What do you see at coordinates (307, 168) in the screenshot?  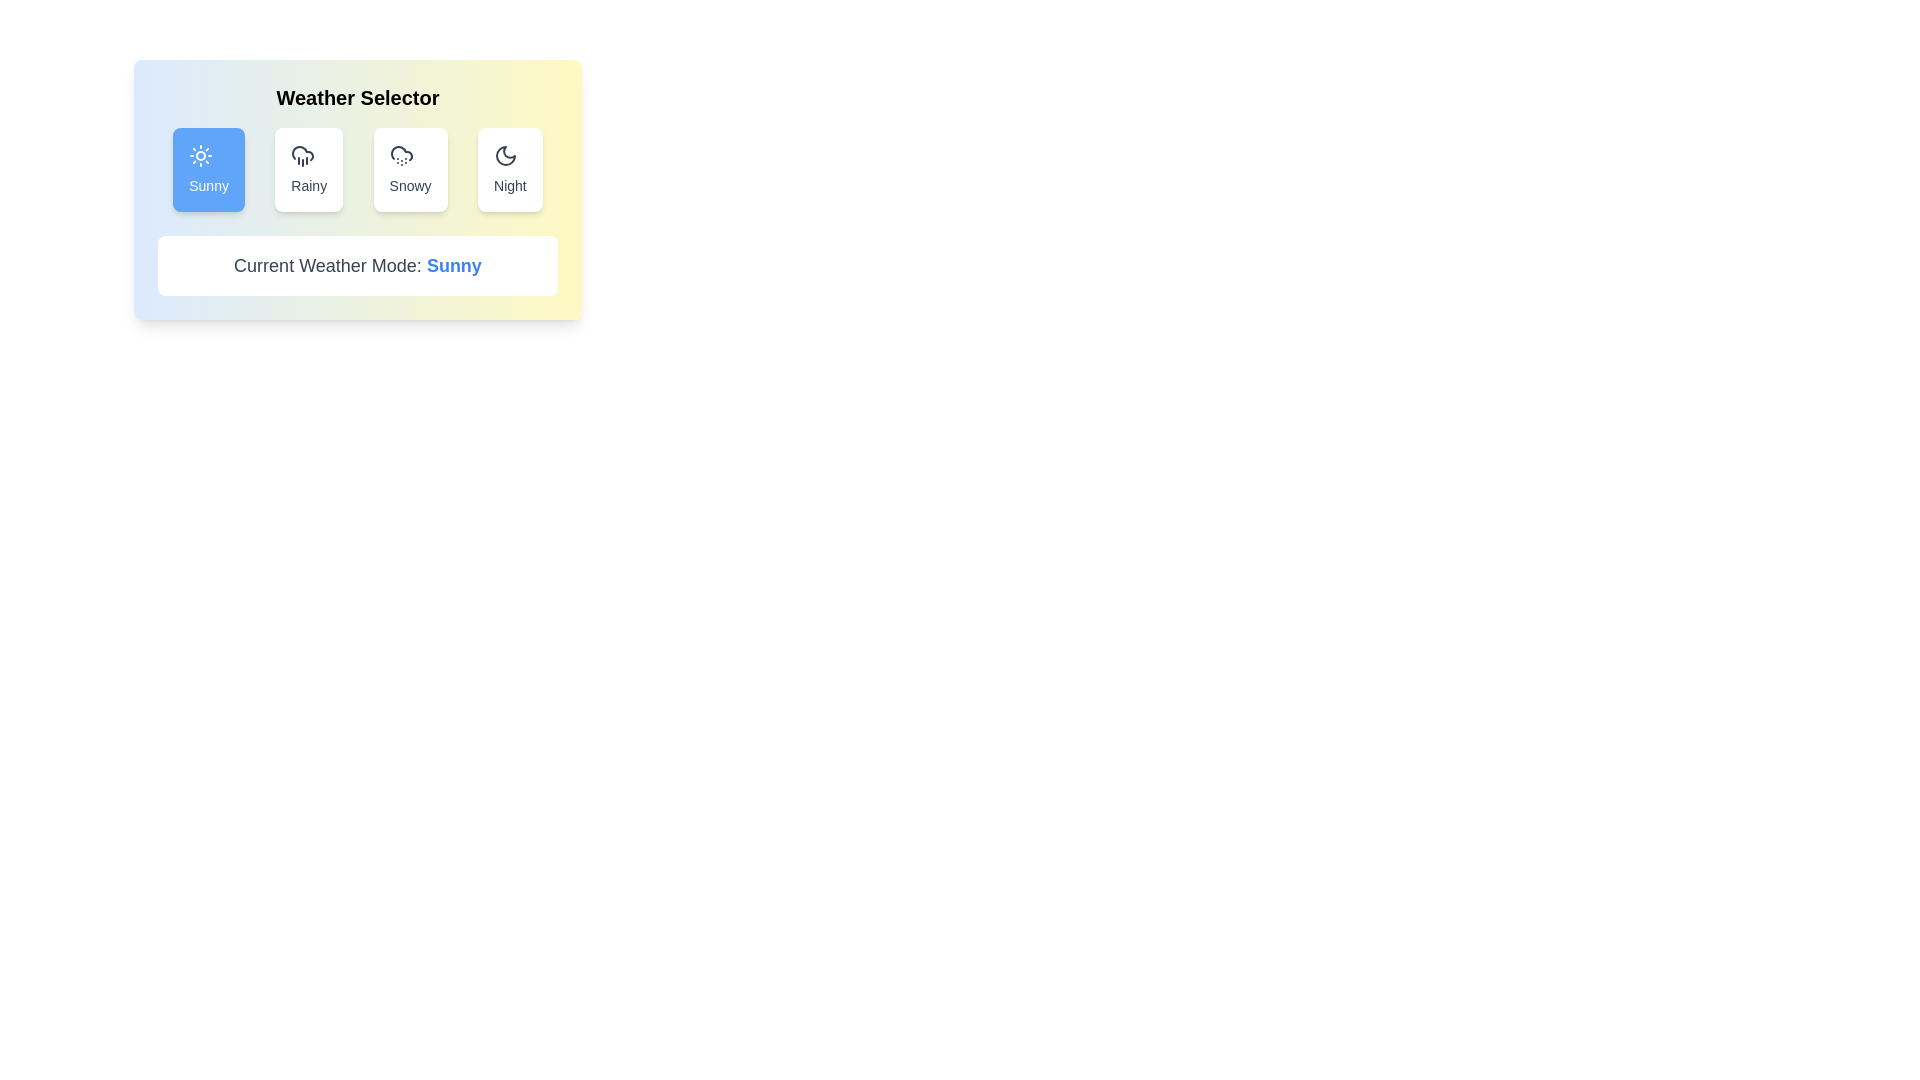 I see `the weather option Rainy by clicking its corresponding button` at bounding box center [307, 168].